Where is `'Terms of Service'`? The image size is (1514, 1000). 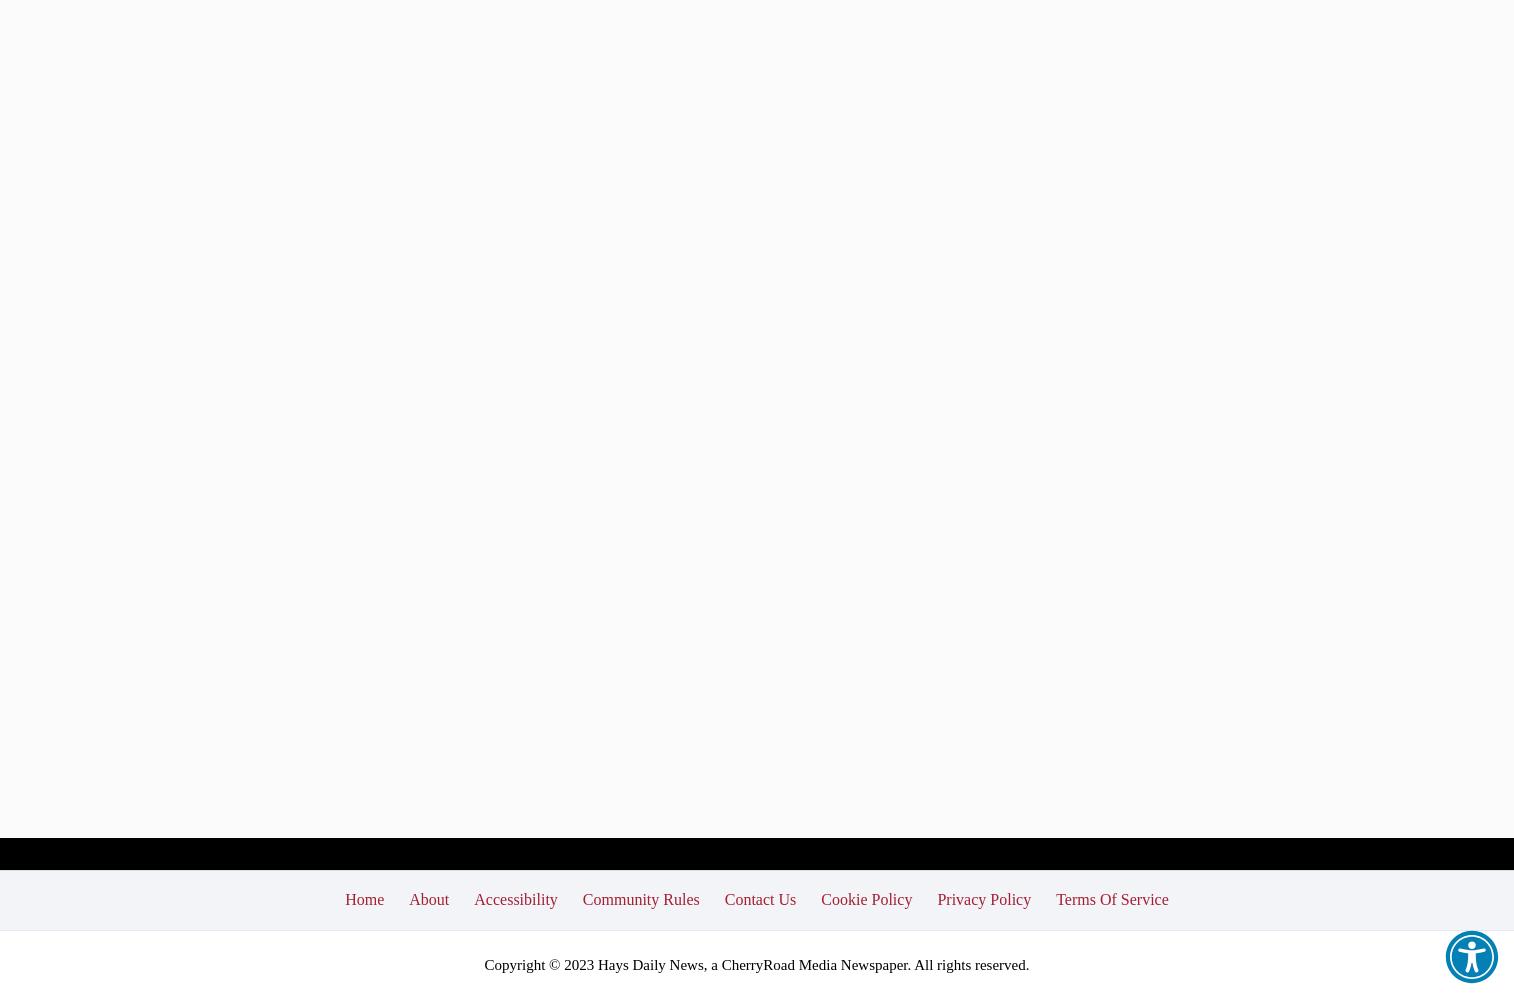 'Terms of Service' is located at coordinates (1111, 898).